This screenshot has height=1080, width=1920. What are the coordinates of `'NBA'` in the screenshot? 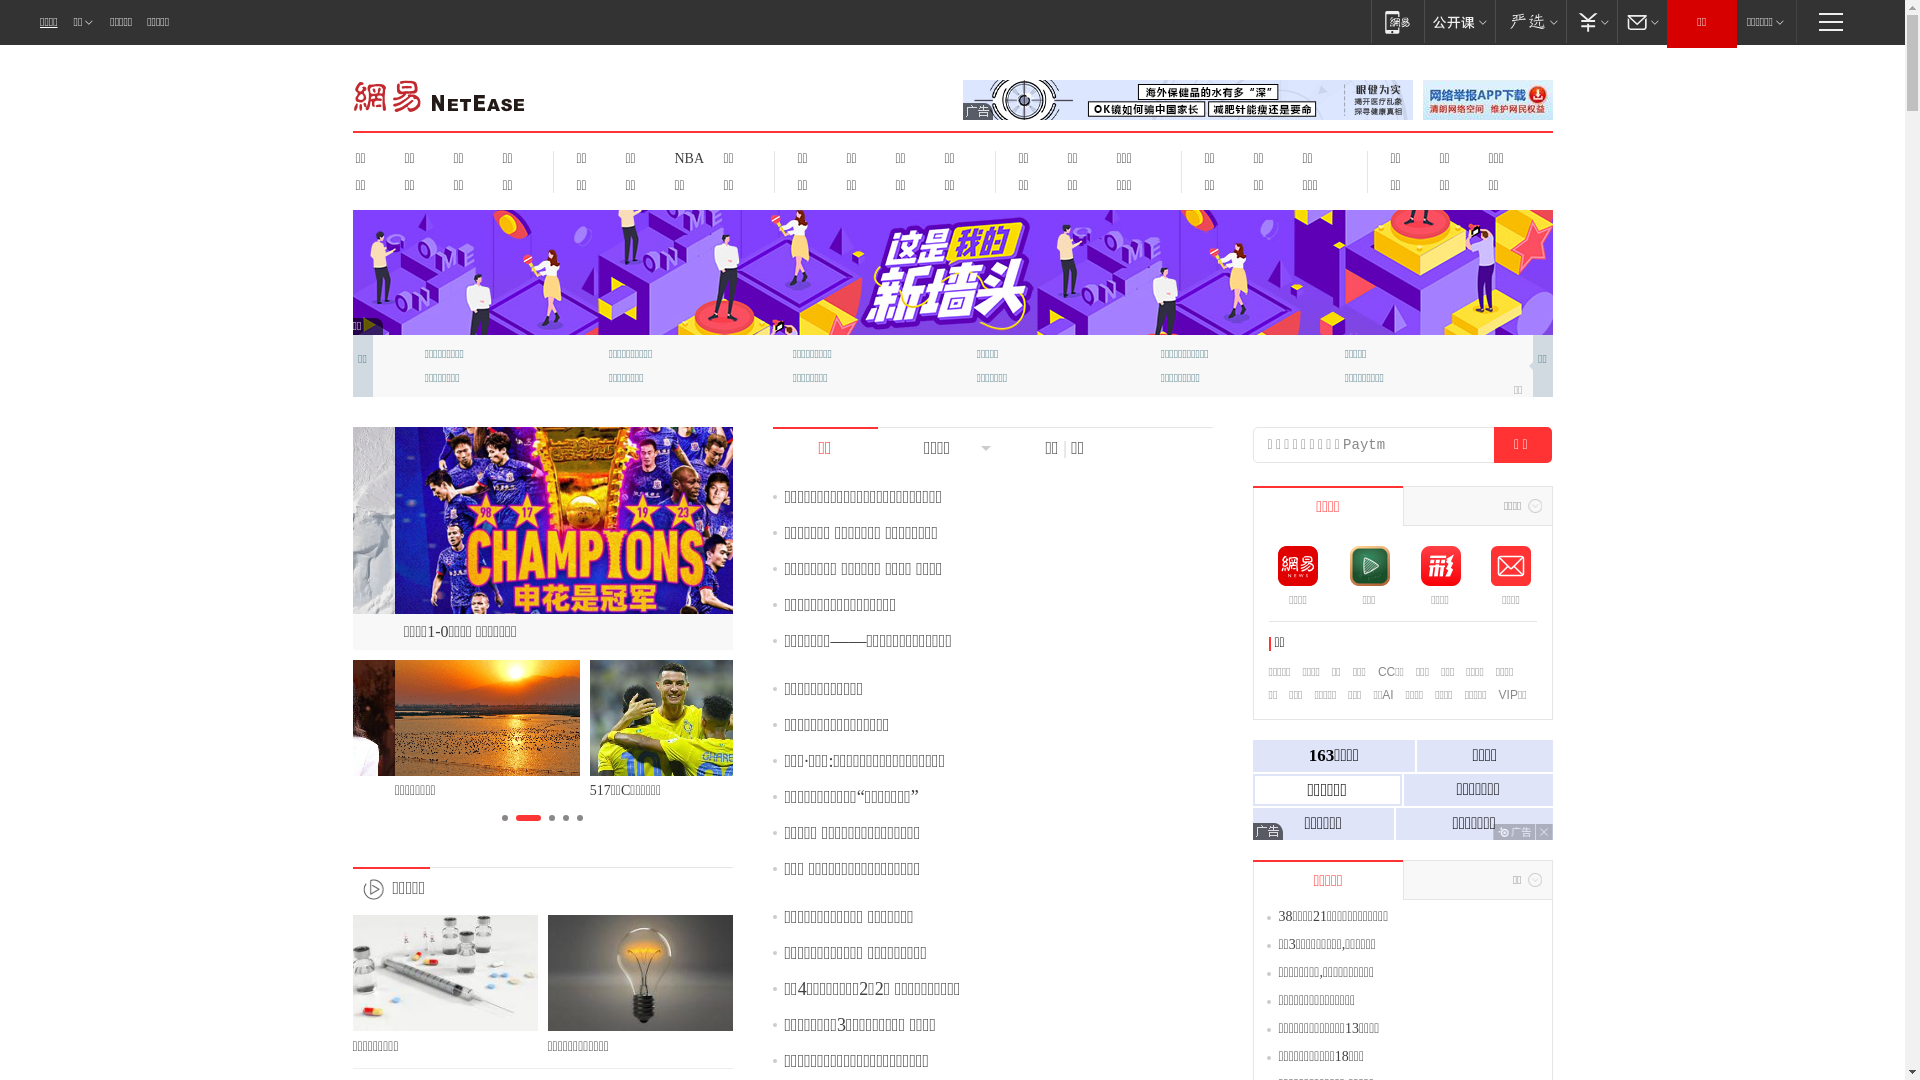 It's located at (686, 157).